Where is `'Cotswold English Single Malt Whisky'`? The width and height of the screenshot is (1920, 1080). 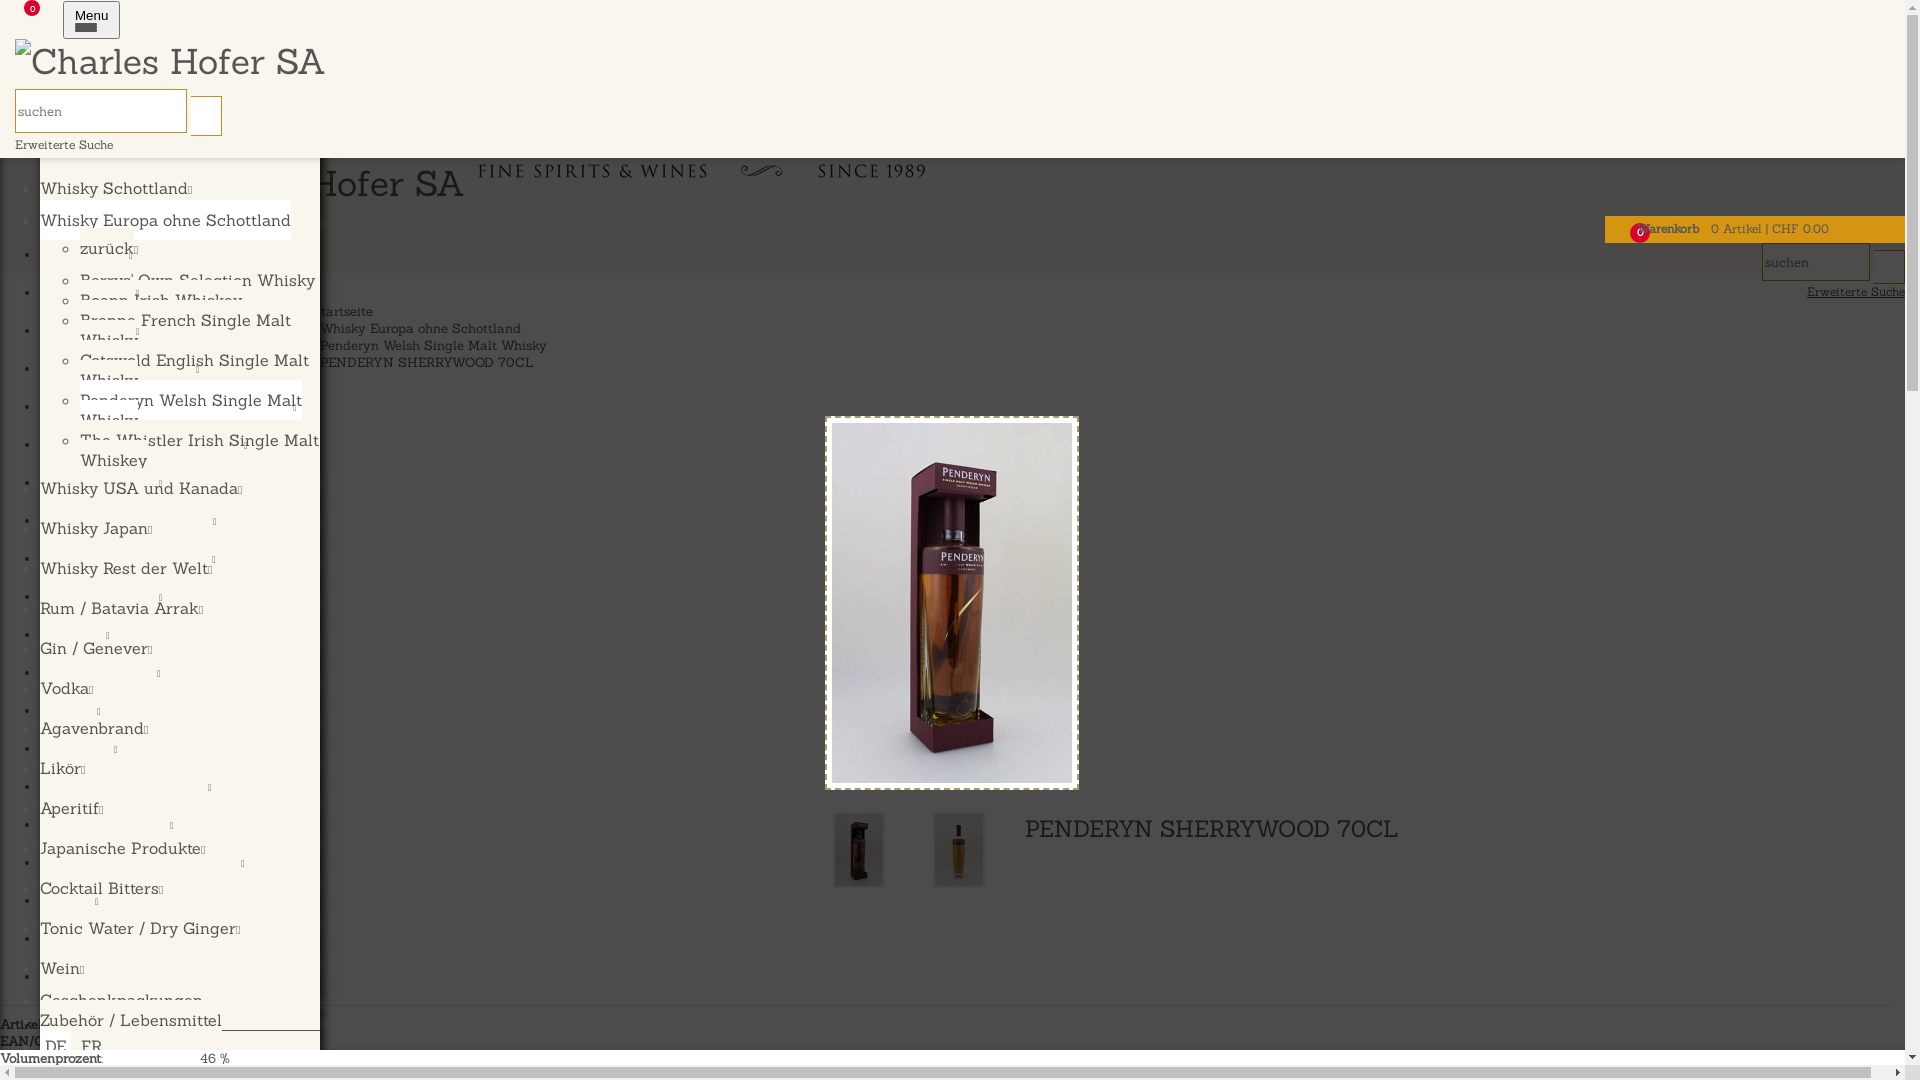
'Cotswold English Single Malt Whisky' is located at coordinates (194, 370).